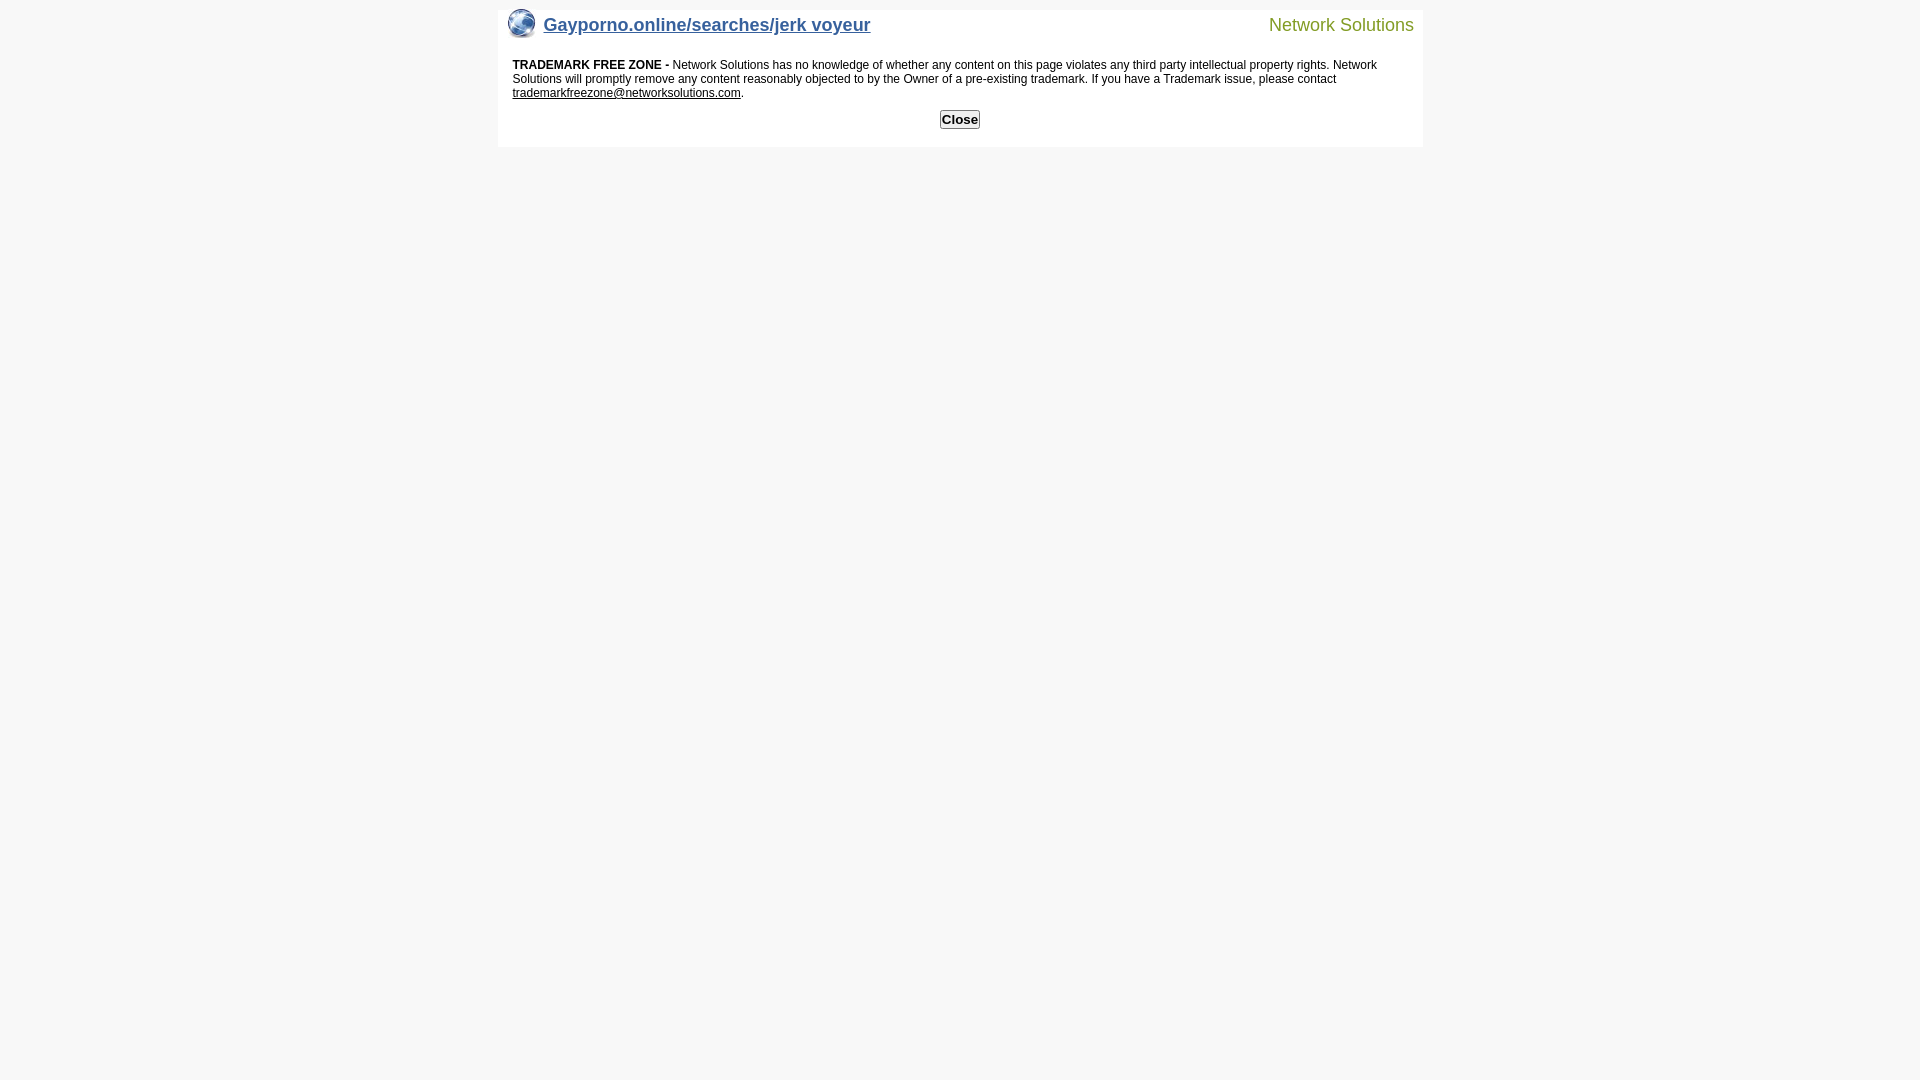 The image size is (1920, 1080). Describe the element at coordinates (1329, 23) in the screenshot. I see `'Network Solutions'` at that location.